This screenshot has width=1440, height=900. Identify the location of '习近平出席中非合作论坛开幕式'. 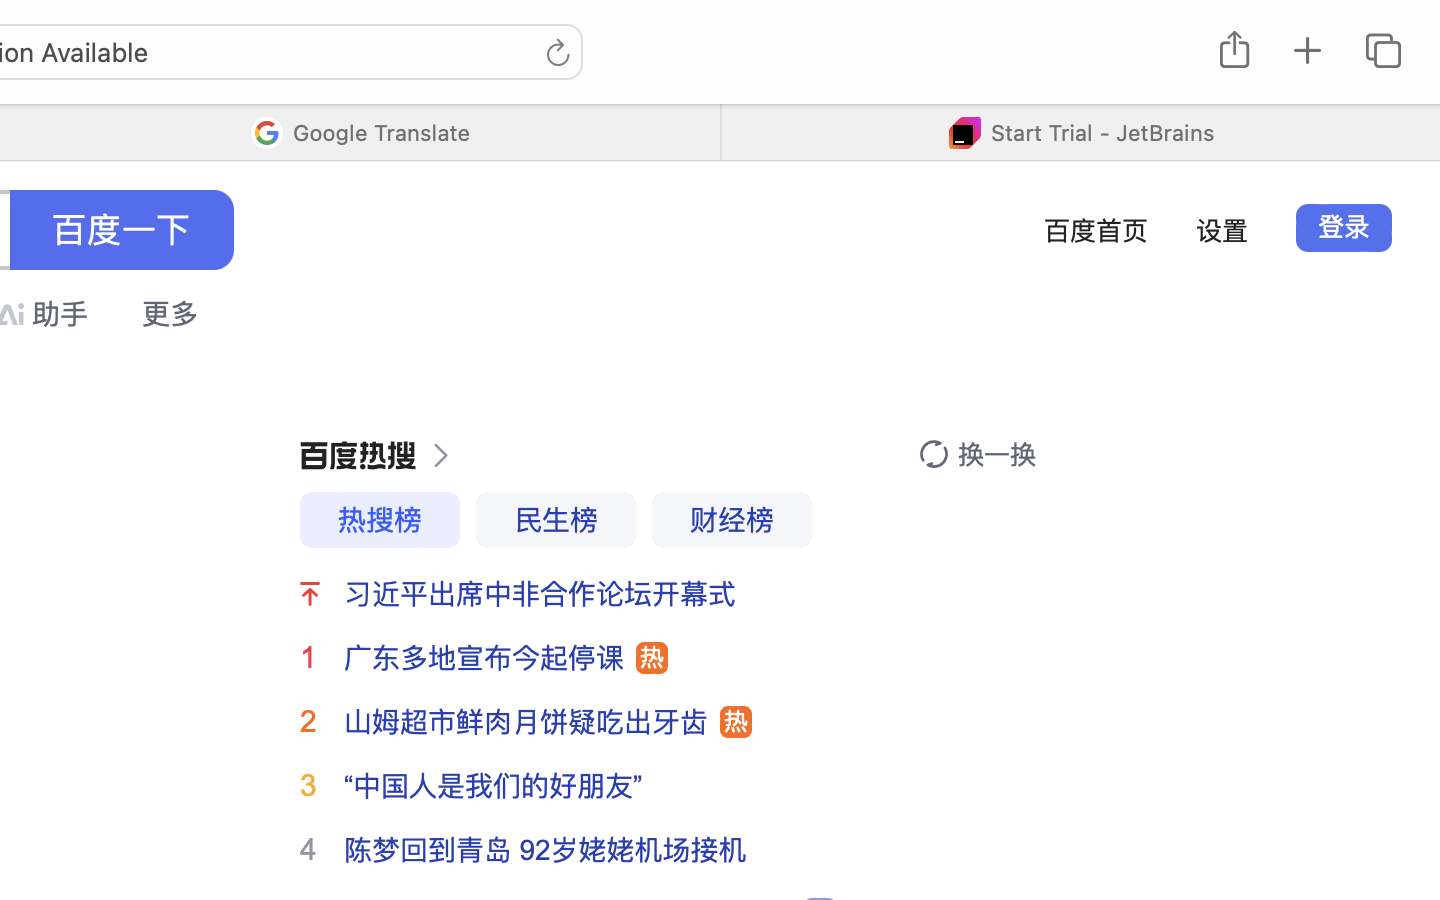
(539, 594).